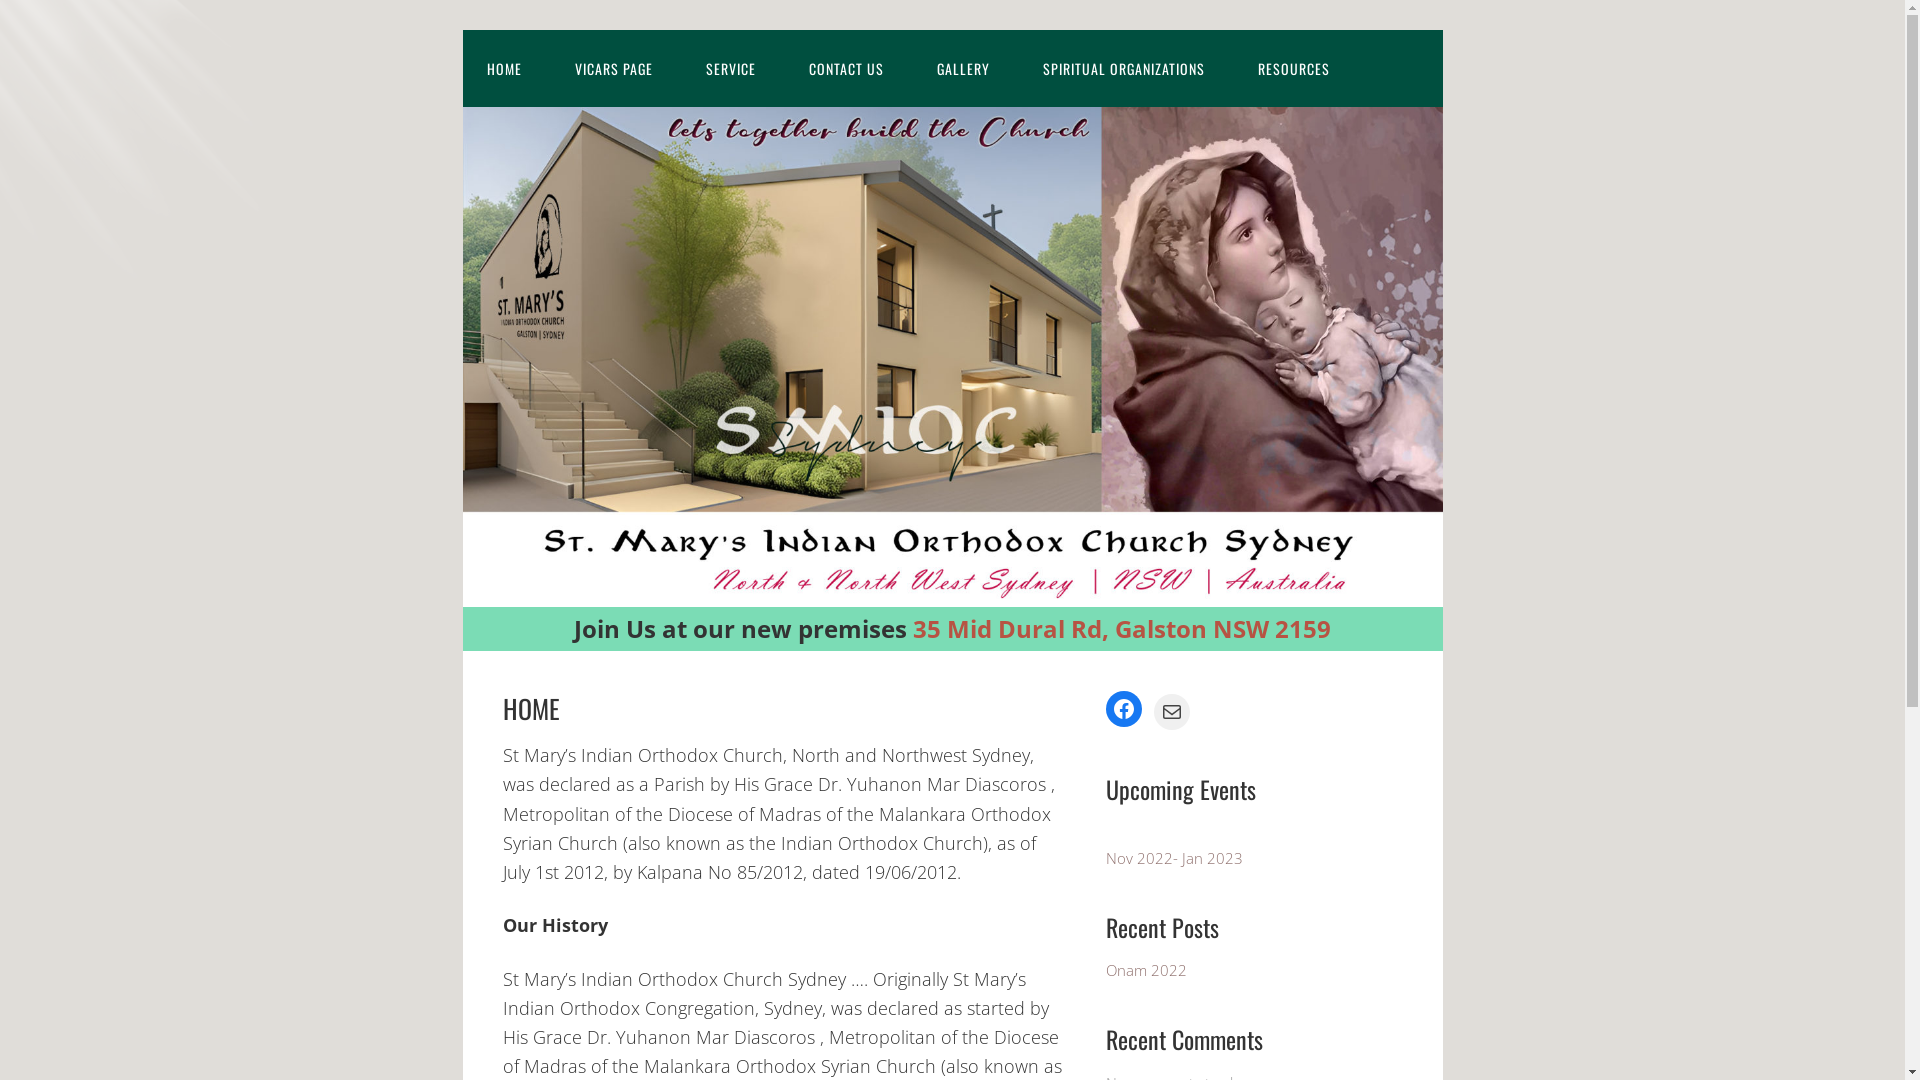  Describe the element at coordinates (782, 67) in the screenshot. I see `'CONTACT US'` at that location.